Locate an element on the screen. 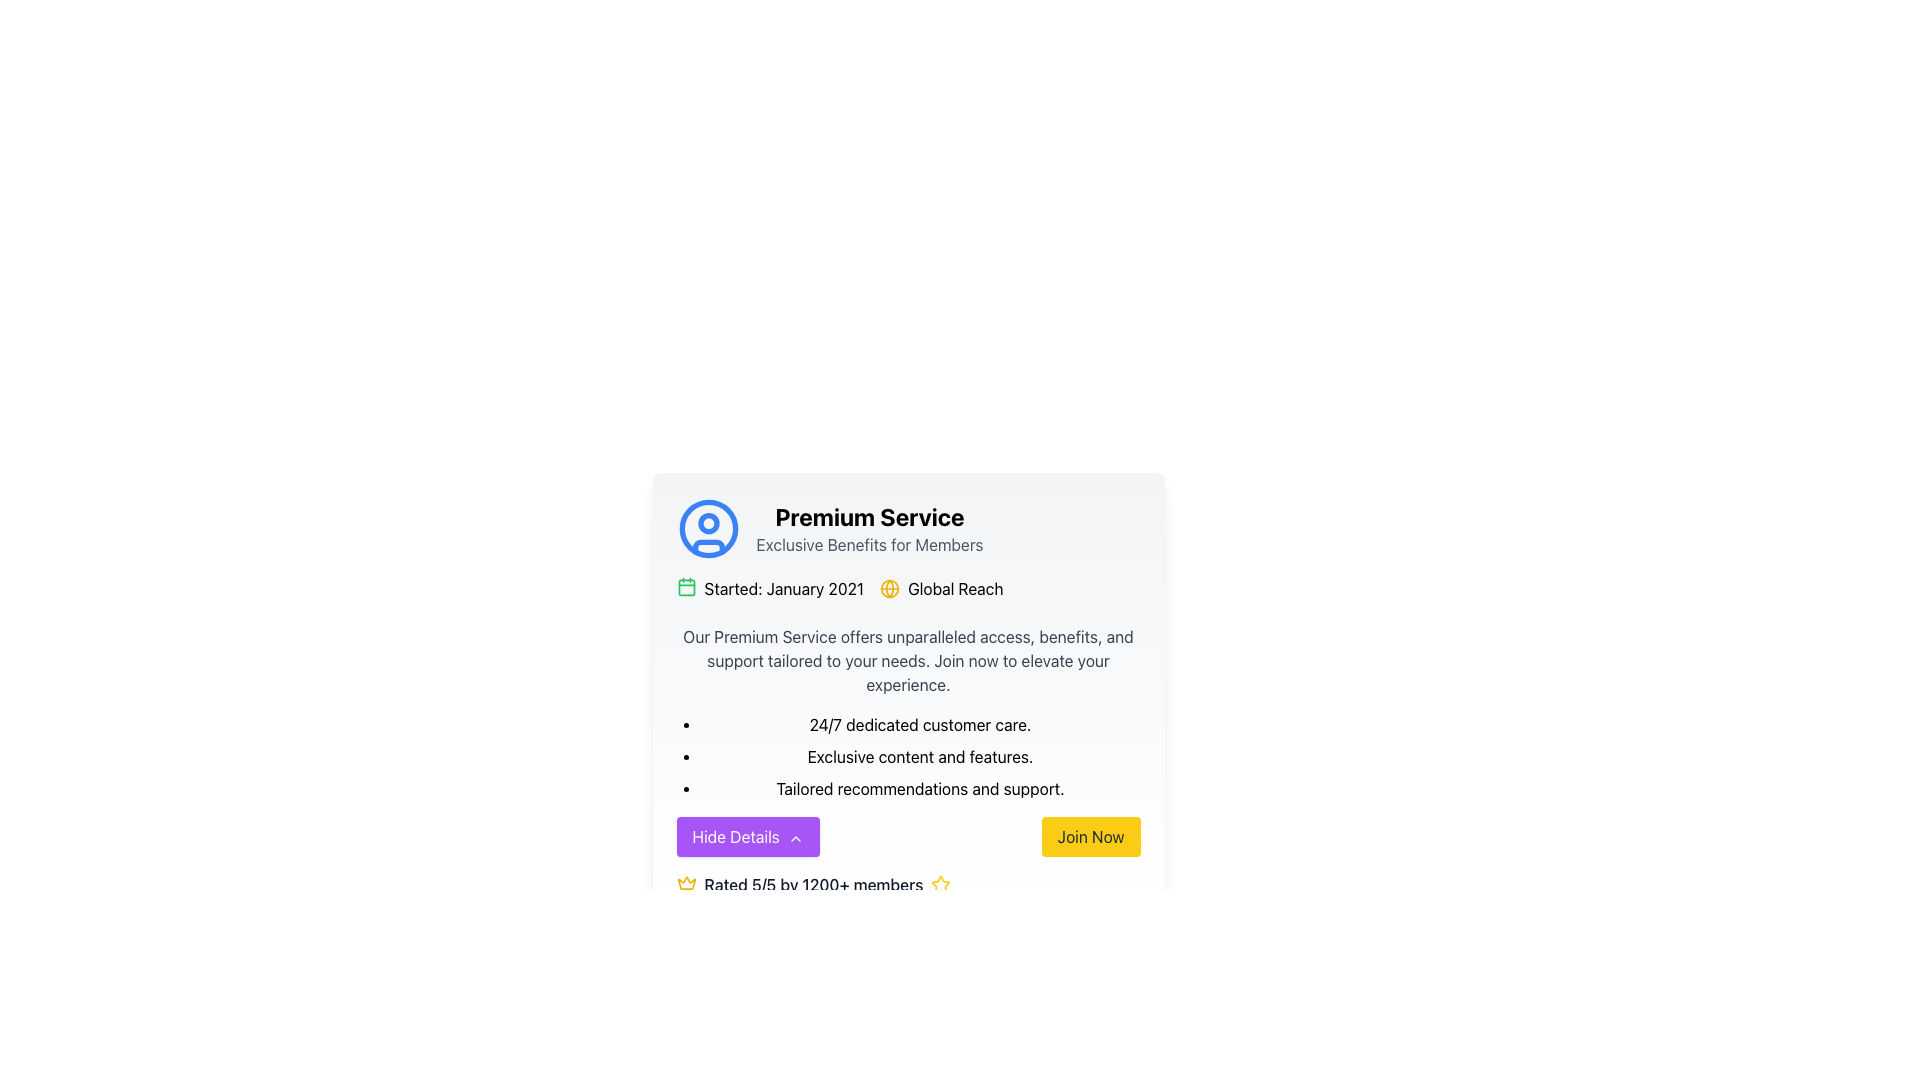 The width and height of the screenshot is (1920, 1080). the five-star rating icon located at the rightmost section of the rating cluster, adjacent to the text 'Rated 5/5 by 1200+ members' is located at coordinates (940, 883).